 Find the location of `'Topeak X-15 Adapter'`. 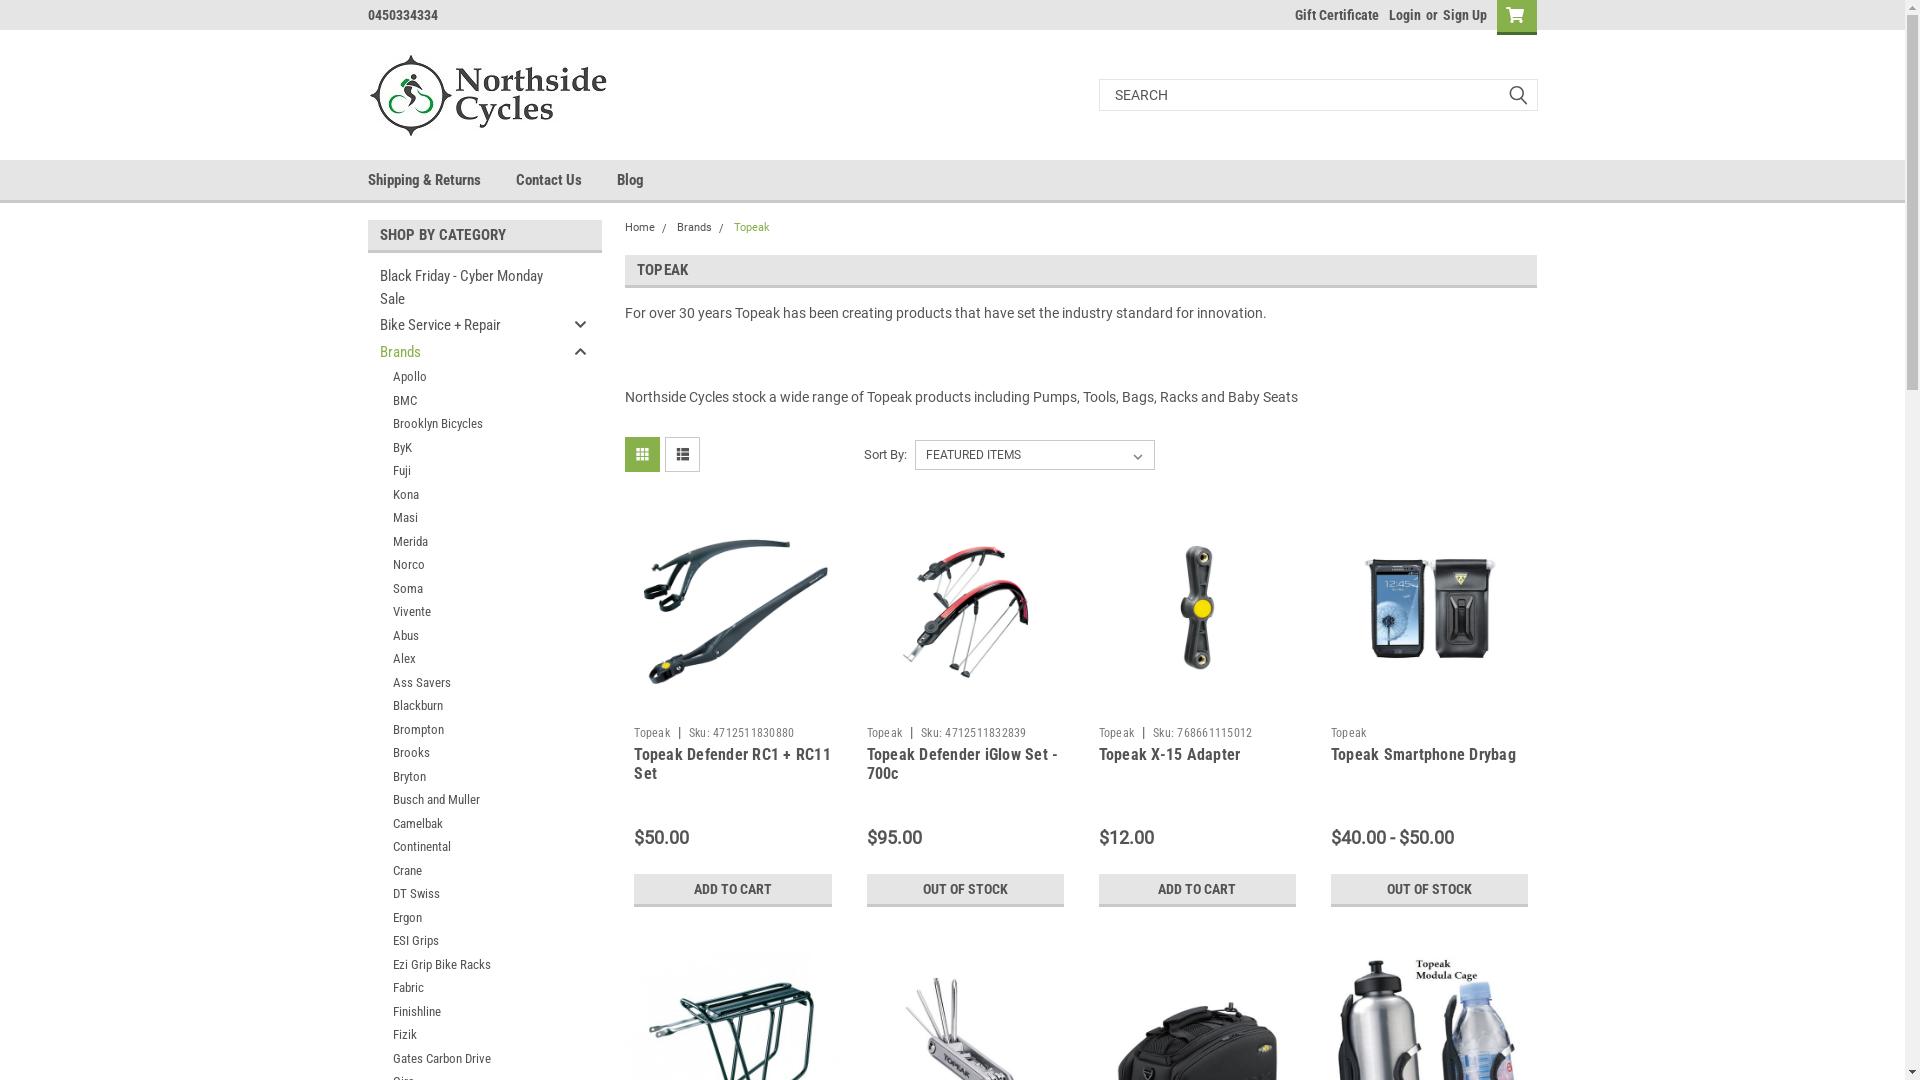

'Topeak X-15 Adapter' is located at coordinates (1098, 754).